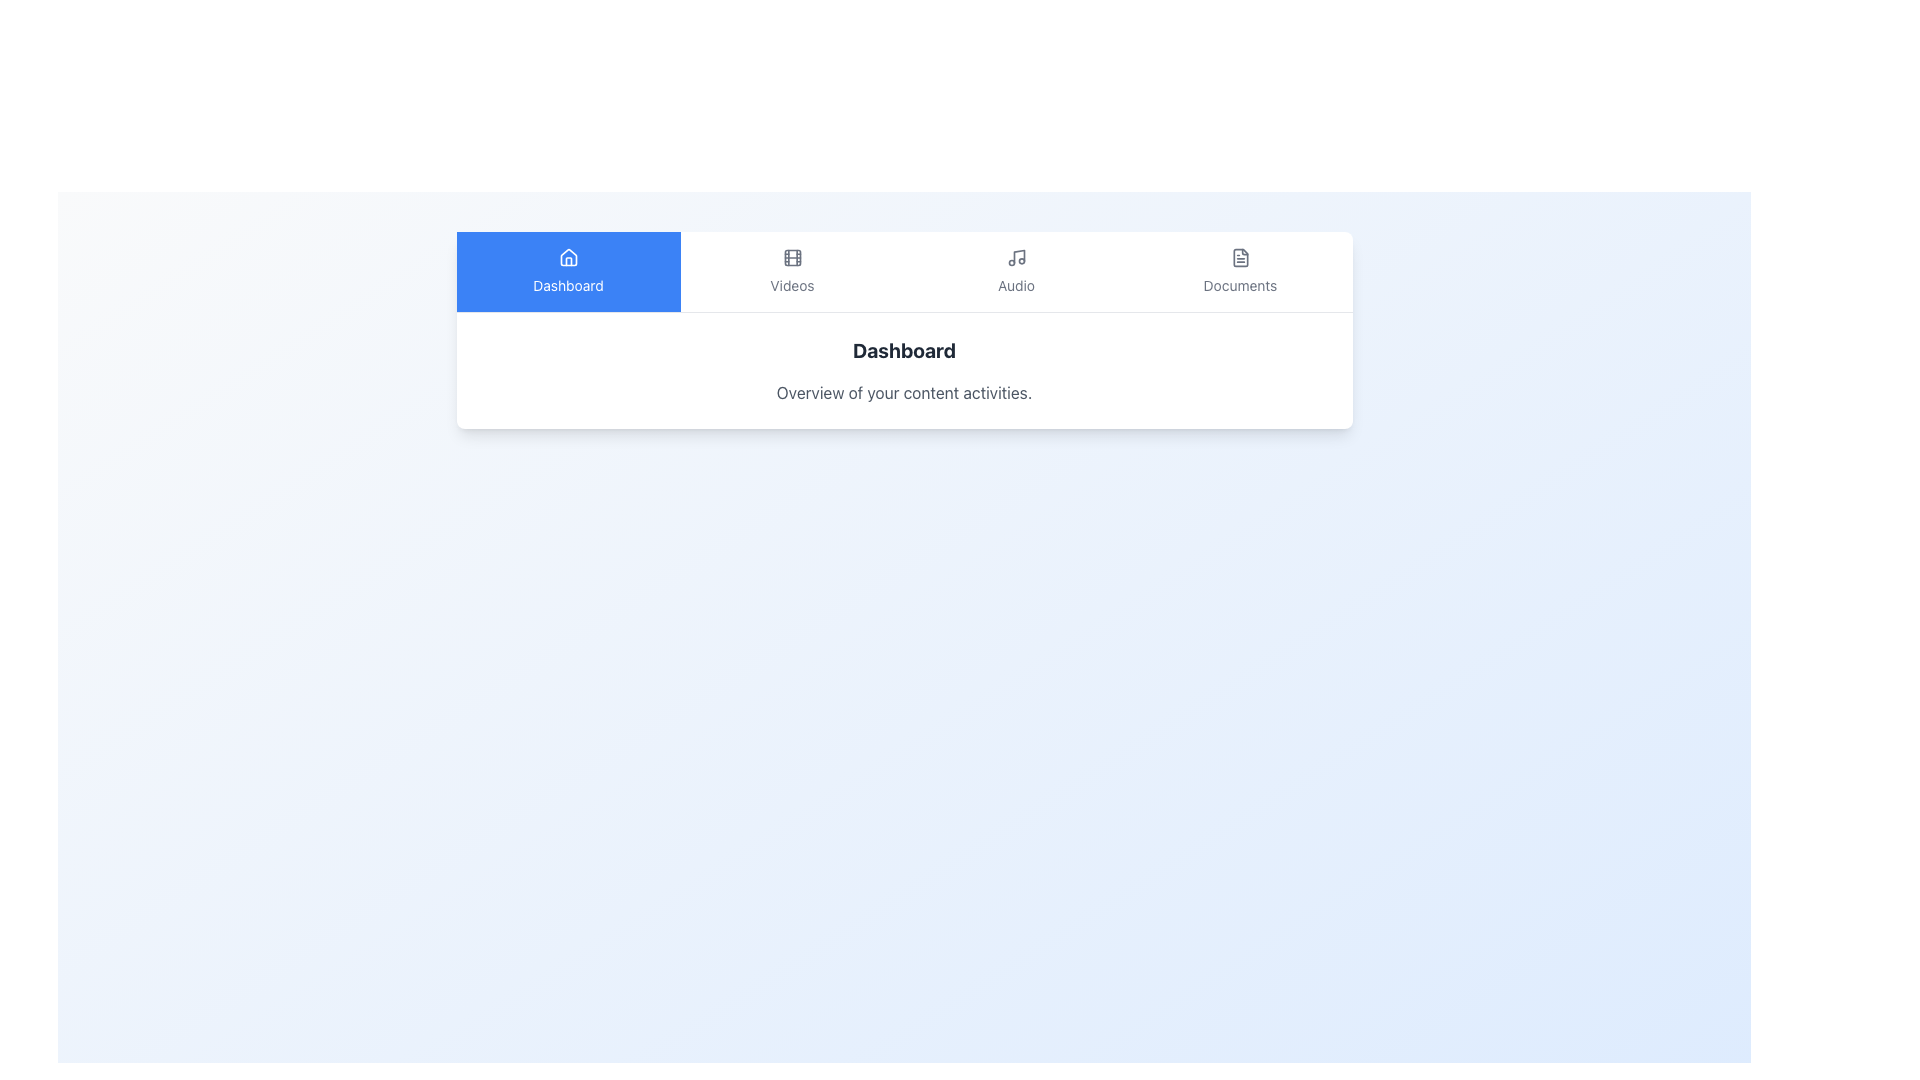 The image size is (1920, 1080). What do you see at coordinates (1016, 285) in the screenshot?
I see `the label that indicates a section related to audio content, located directly below the music note icon in the horizontal menu` at bounding box center [1016, 285].